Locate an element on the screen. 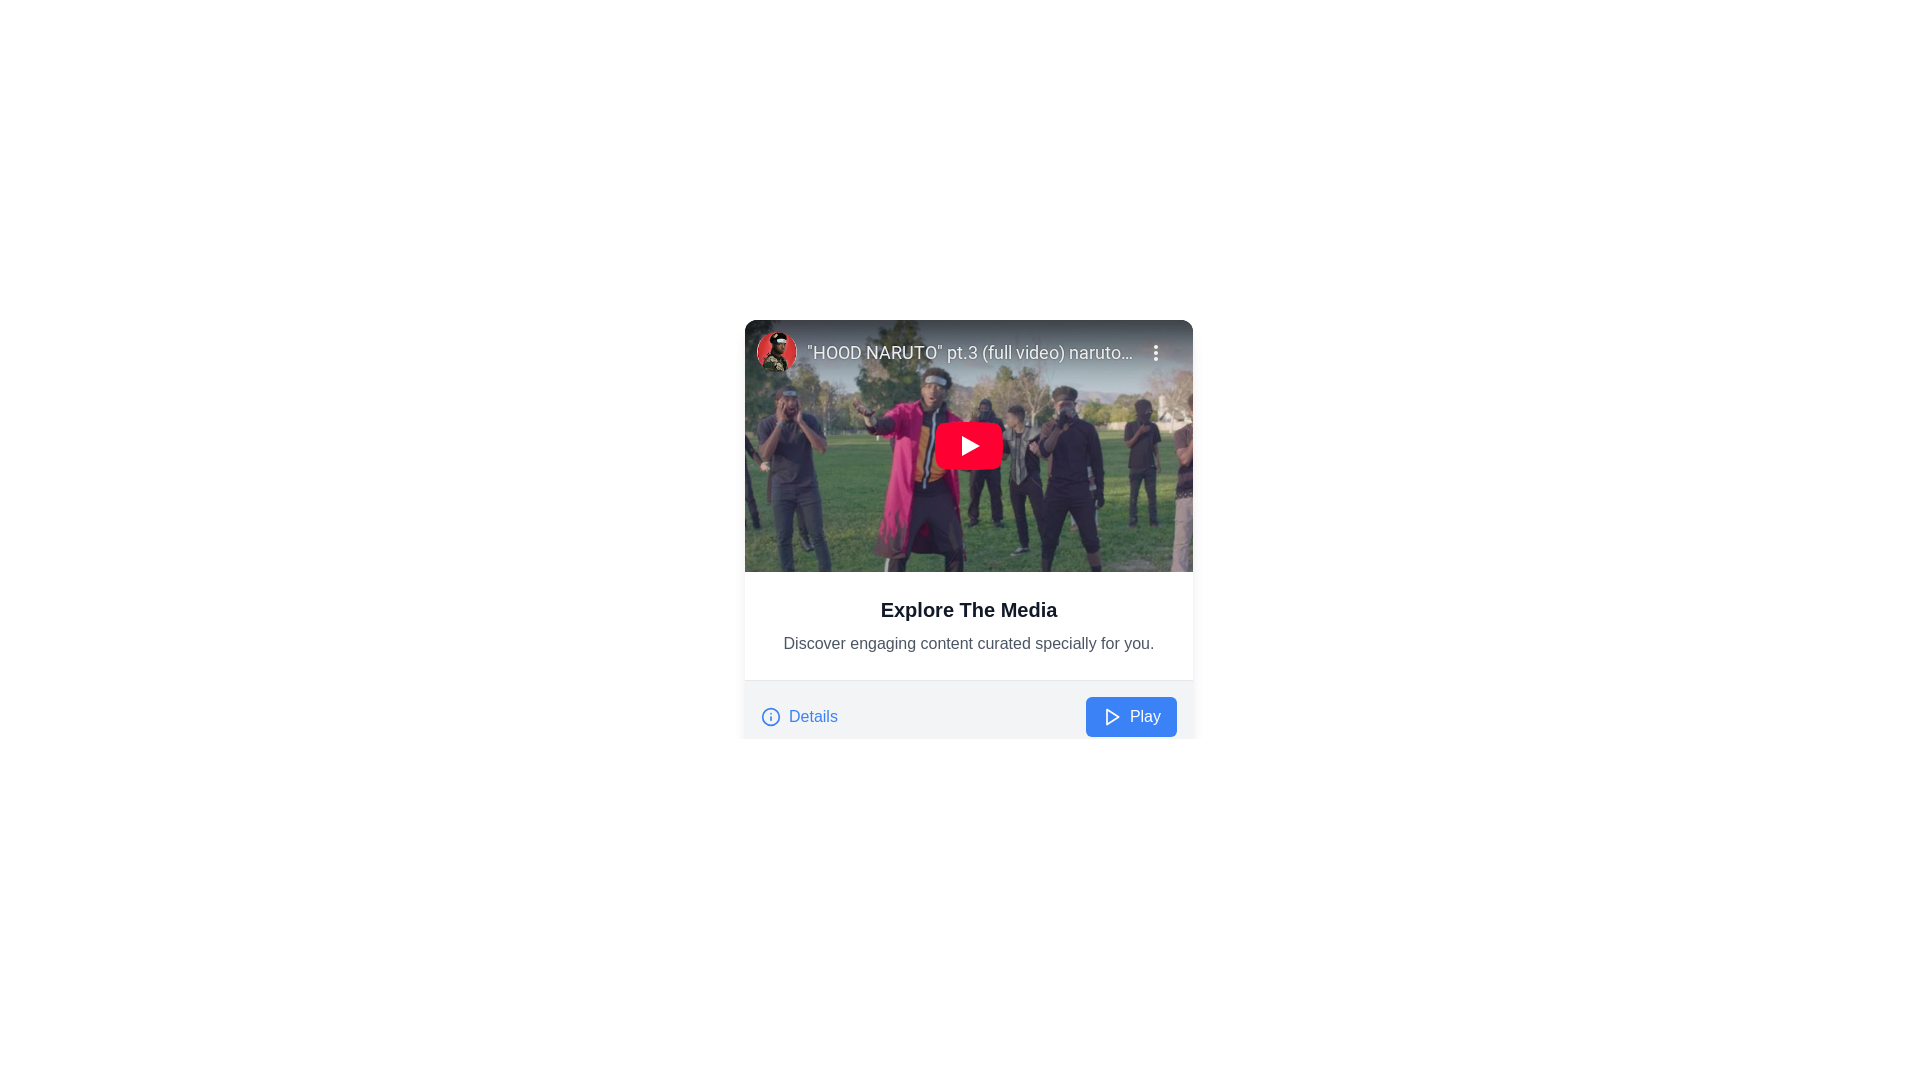  the triangular play icon outlined in white, which is embedded within the blue circular background of the 'Play' button located at the bottom right corner of the card component is located at coordinates (1110, 716).